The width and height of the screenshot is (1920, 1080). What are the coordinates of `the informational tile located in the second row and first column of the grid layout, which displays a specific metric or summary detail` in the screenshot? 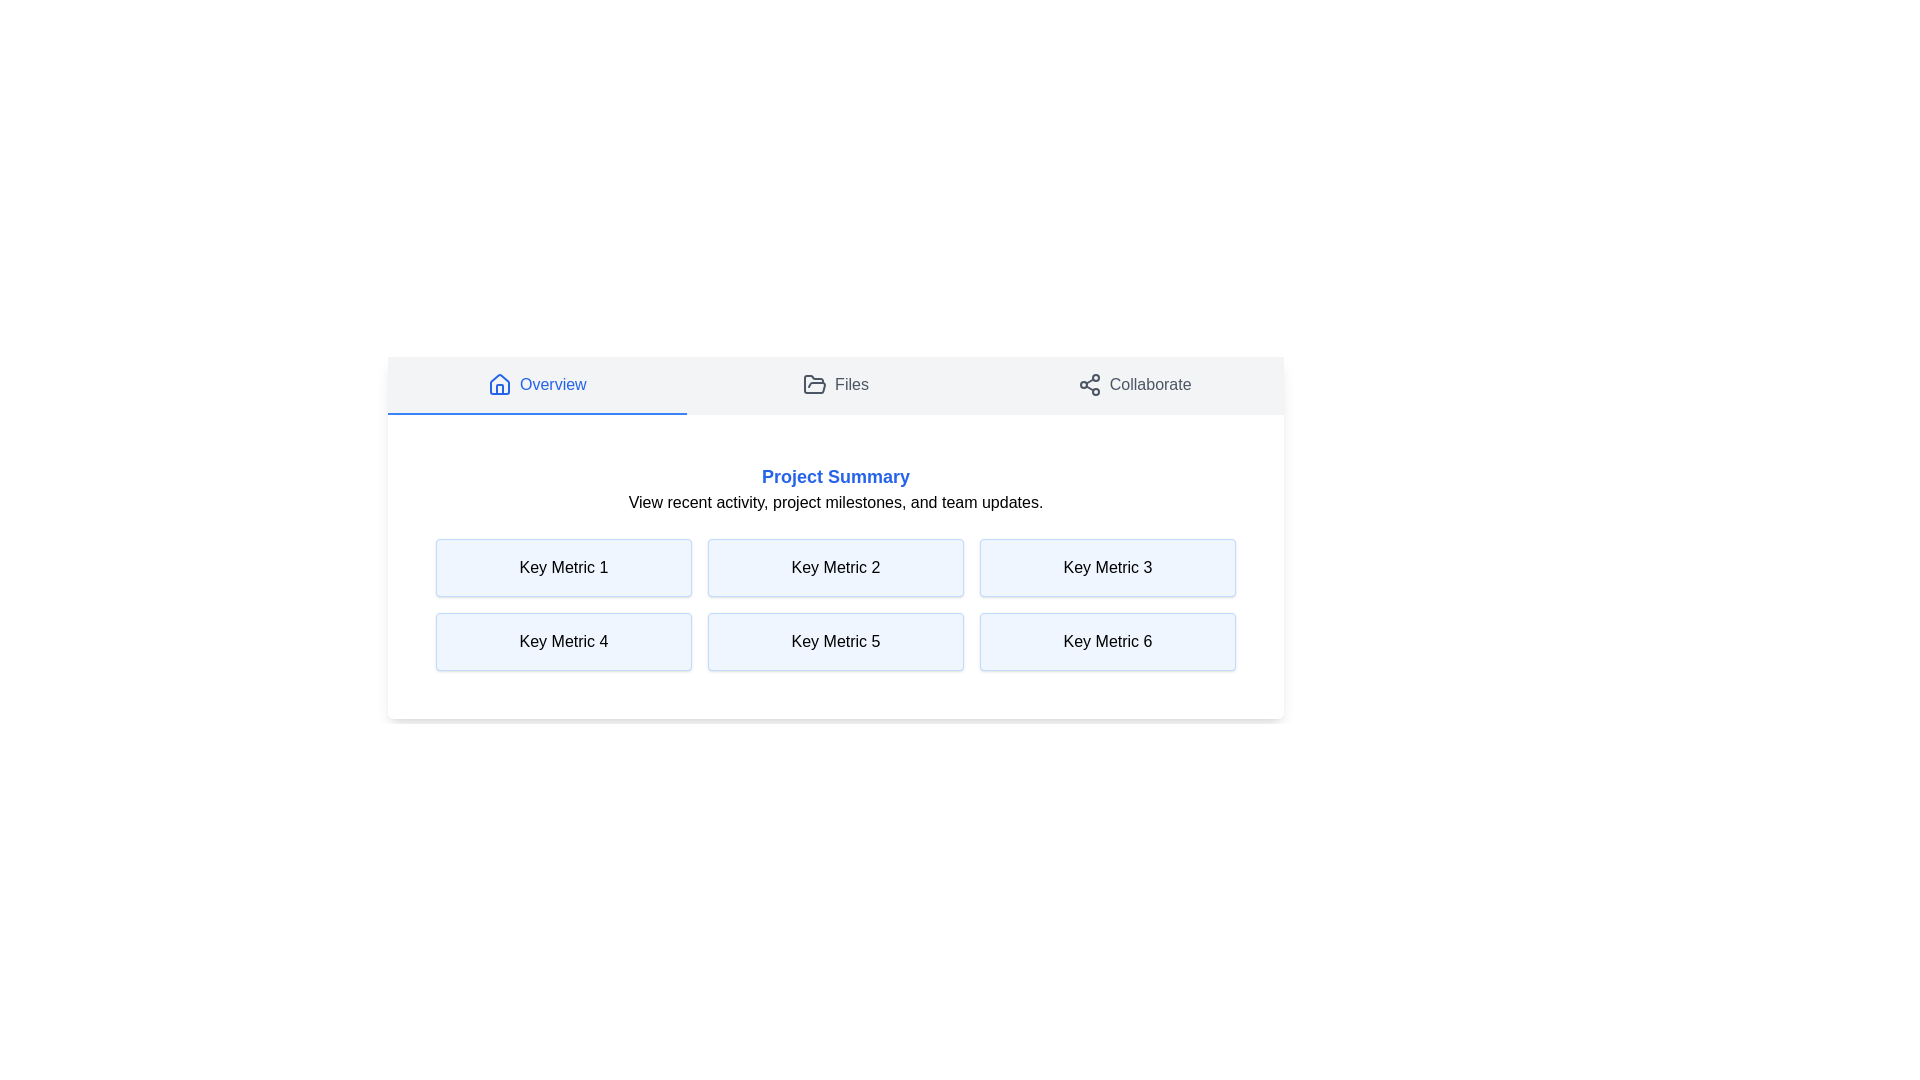 It's located at (563, 641).